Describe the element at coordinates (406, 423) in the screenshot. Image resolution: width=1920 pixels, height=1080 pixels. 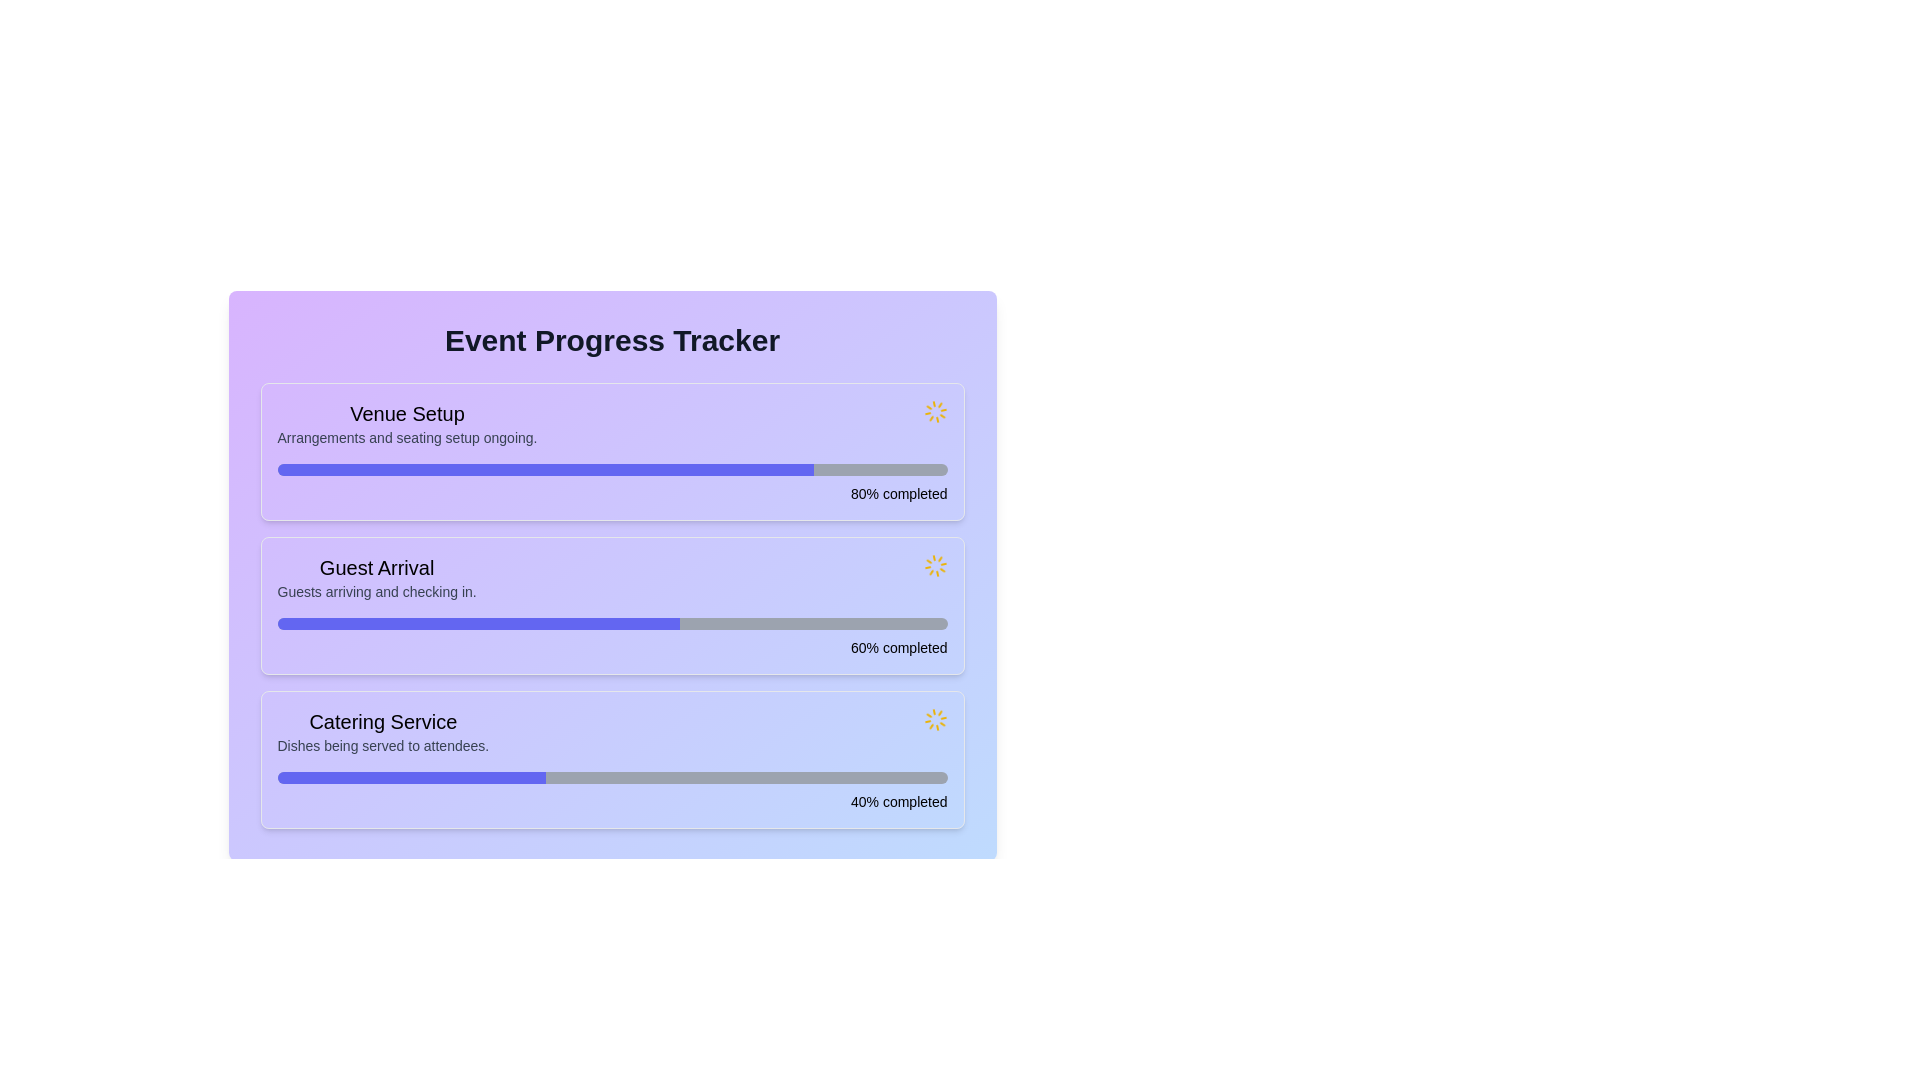
I see `the 'Venue Setup' progress update text which is the first element in the vertical list of sections within the card layout` at that location.